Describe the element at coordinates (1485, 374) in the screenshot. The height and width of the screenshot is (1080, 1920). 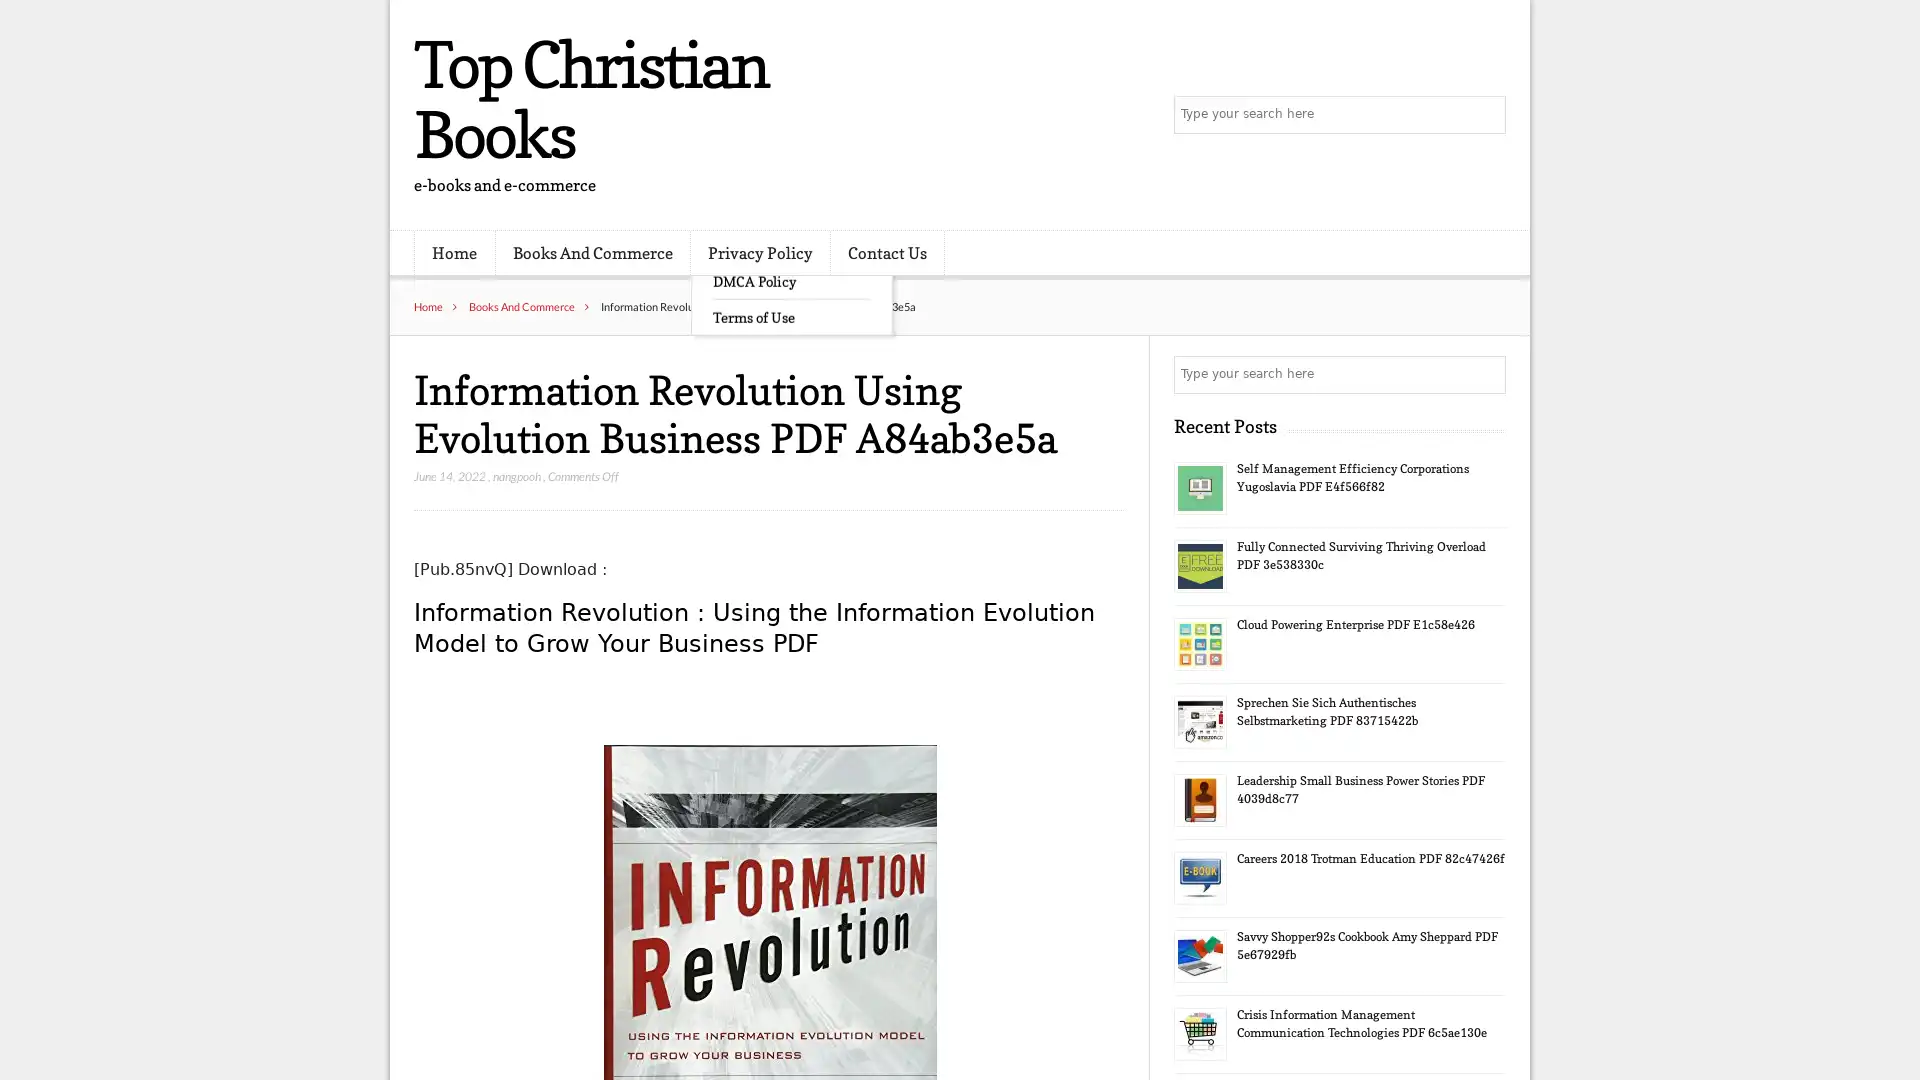
I see `Search` at that location.